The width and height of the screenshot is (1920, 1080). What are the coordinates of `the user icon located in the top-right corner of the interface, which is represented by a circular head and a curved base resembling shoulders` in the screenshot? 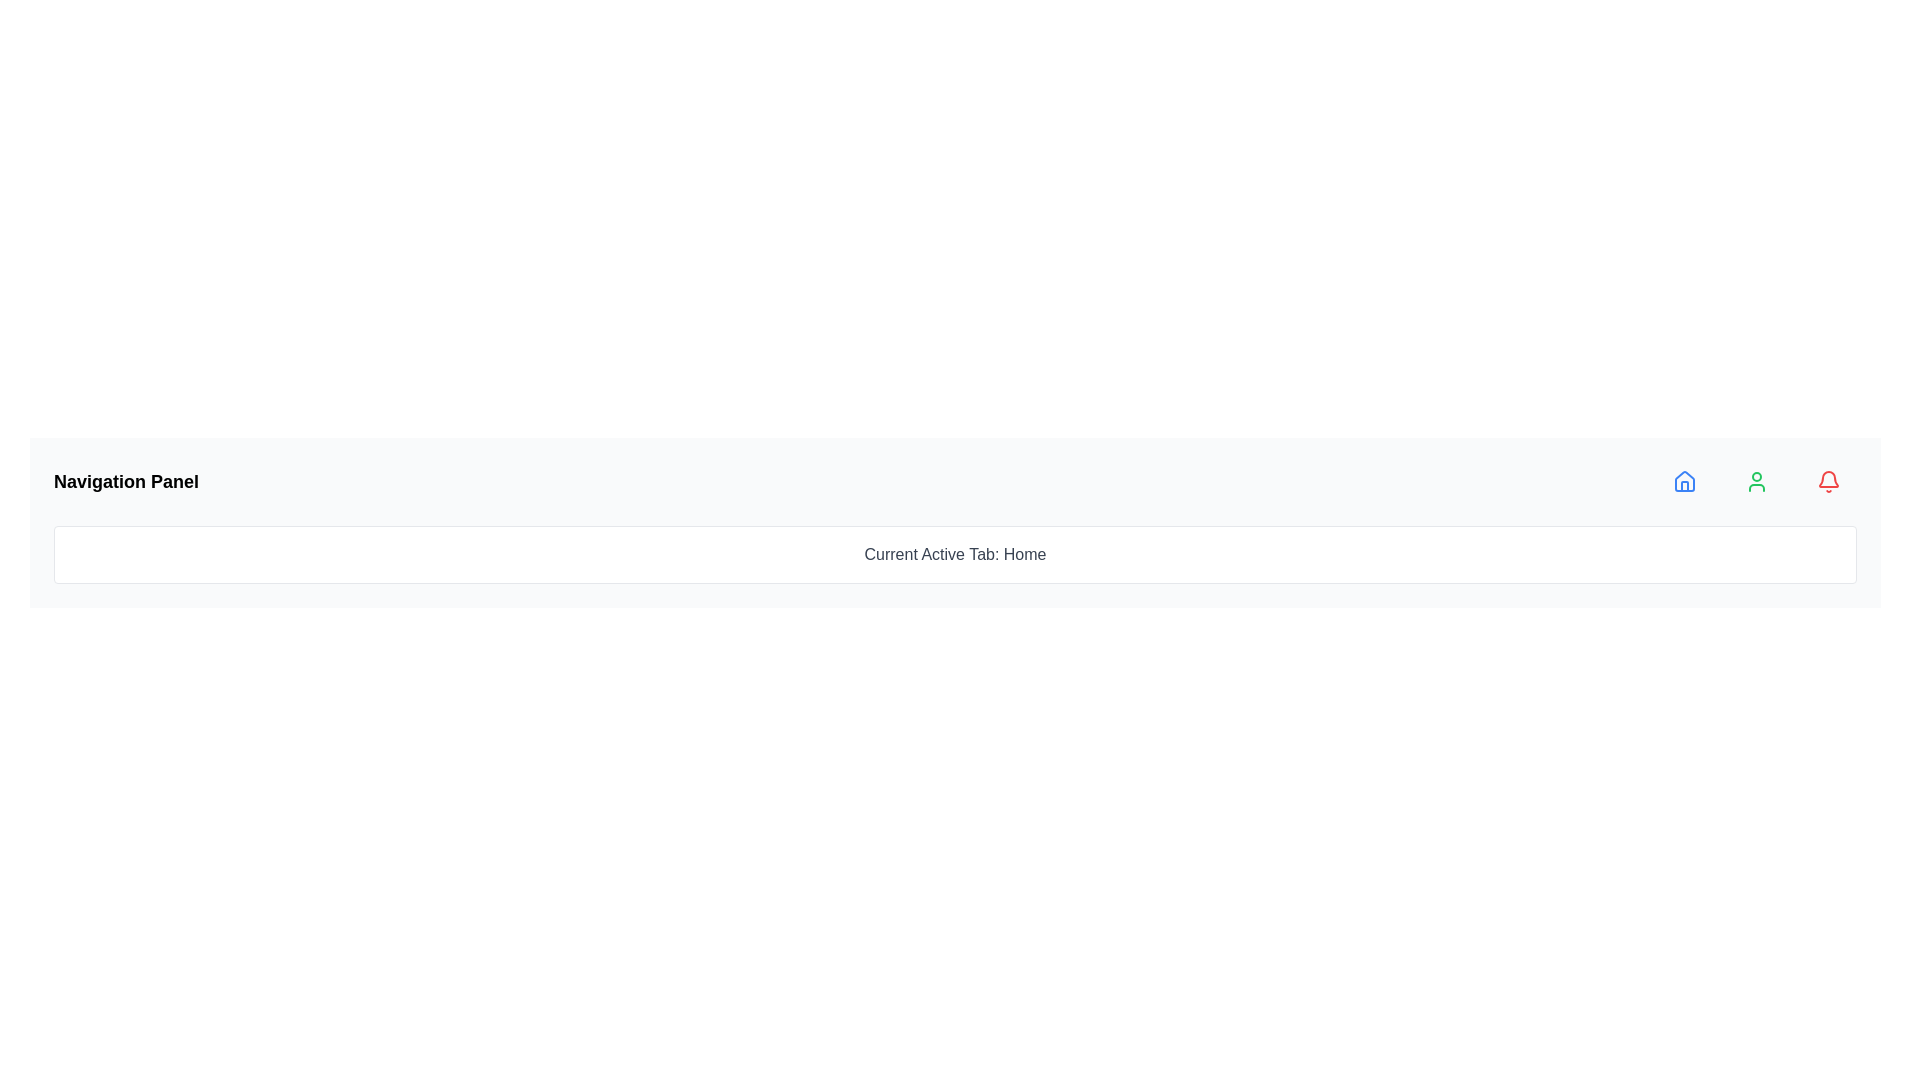 It's located at (1755, 482).